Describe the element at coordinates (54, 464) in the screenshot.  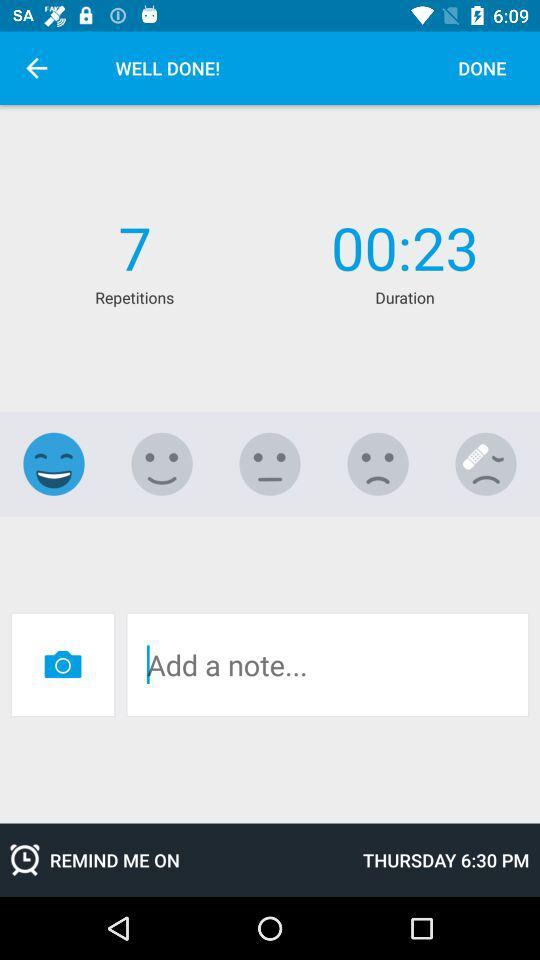
I see `smiley face` at that location.